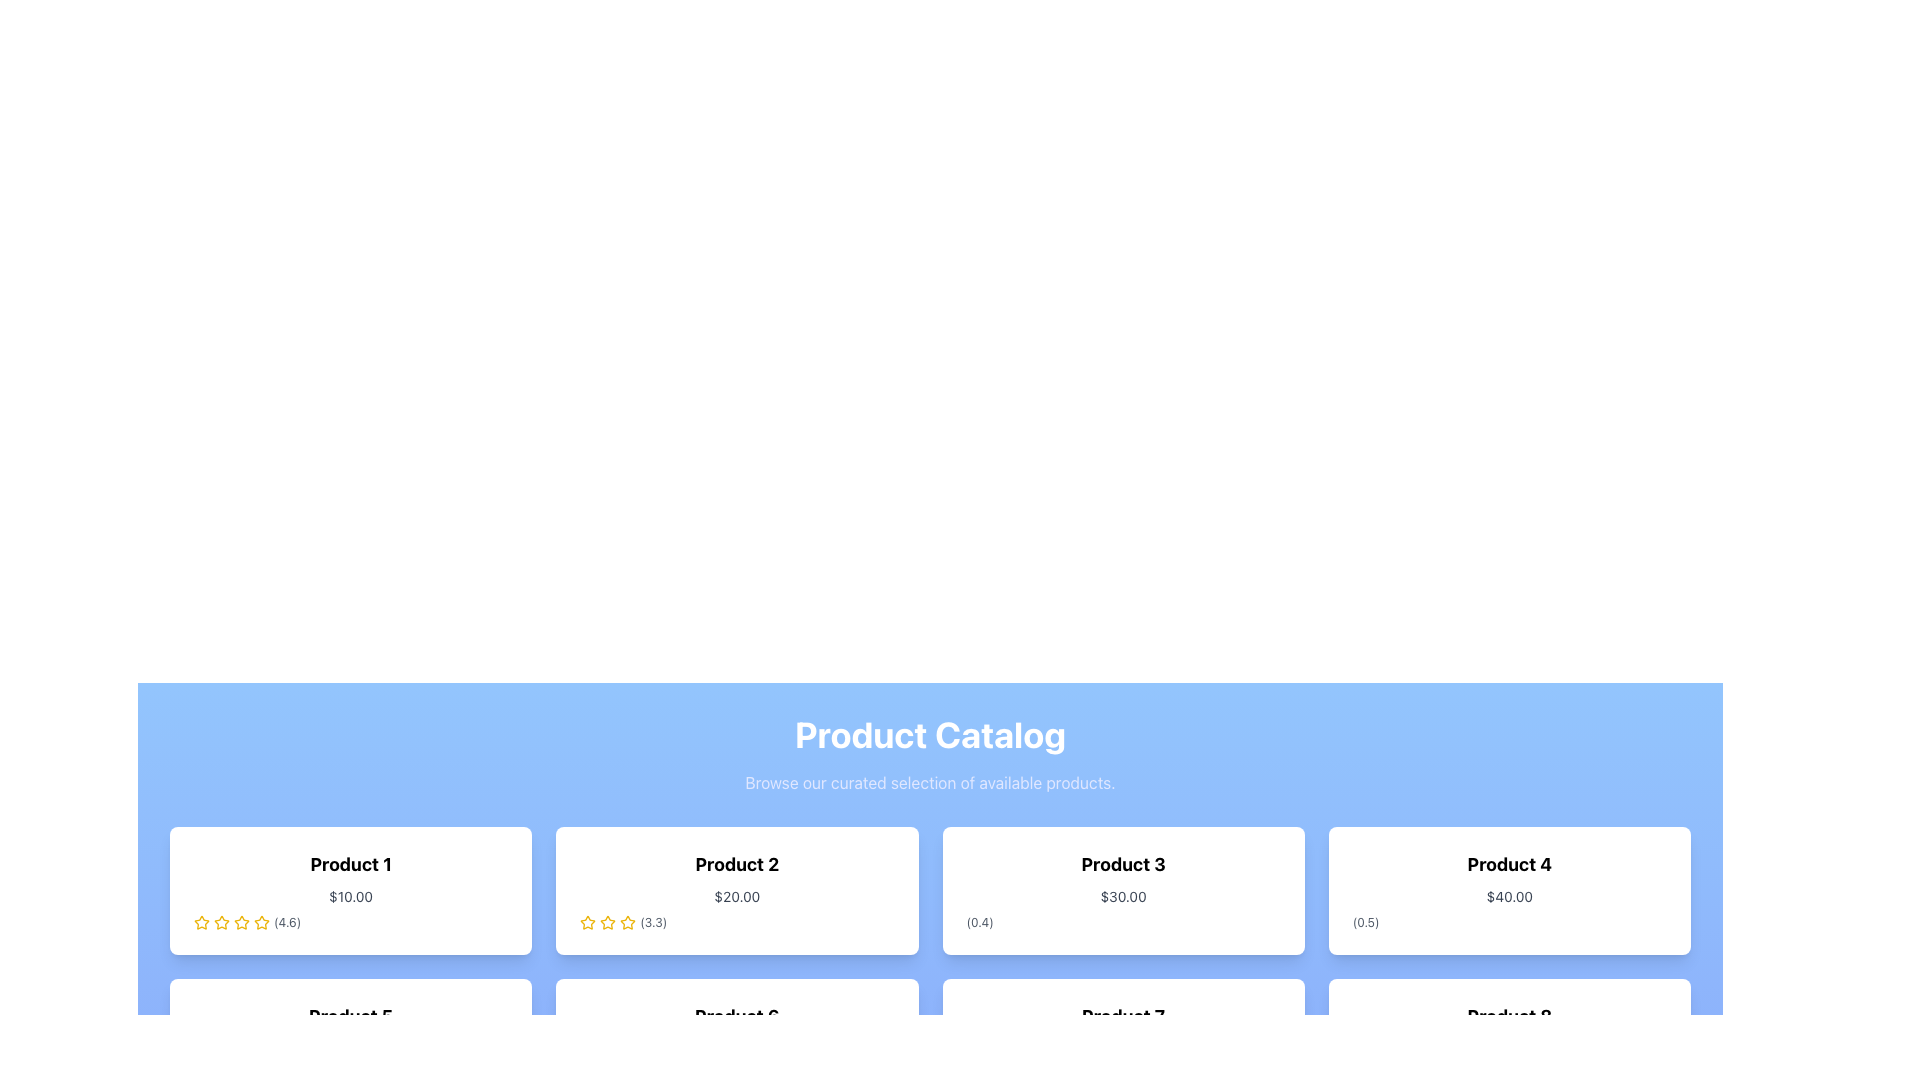 This screenshot has width=1920, height=1080. I want to click on the second star icon in the rating system under 'Product 2' in the product list, so click(607, 922).